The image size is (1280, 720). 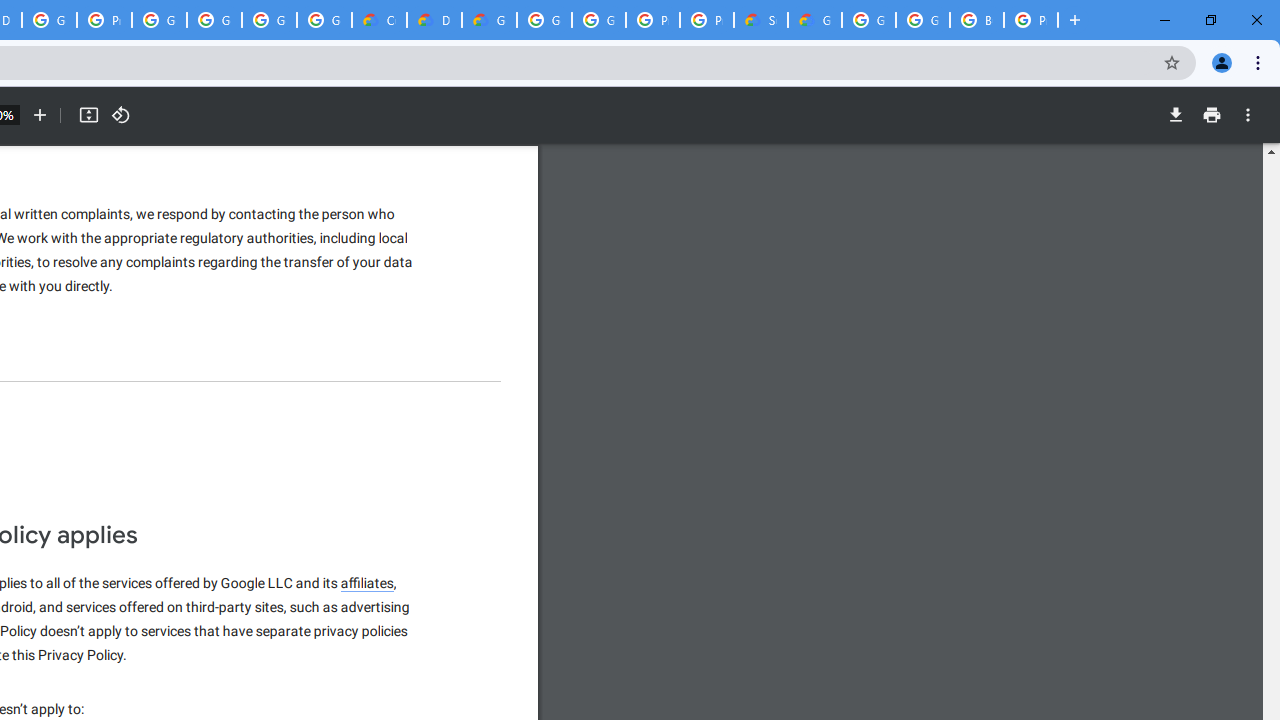 I want to click on 'affiliates', so click(x=368, y=584).